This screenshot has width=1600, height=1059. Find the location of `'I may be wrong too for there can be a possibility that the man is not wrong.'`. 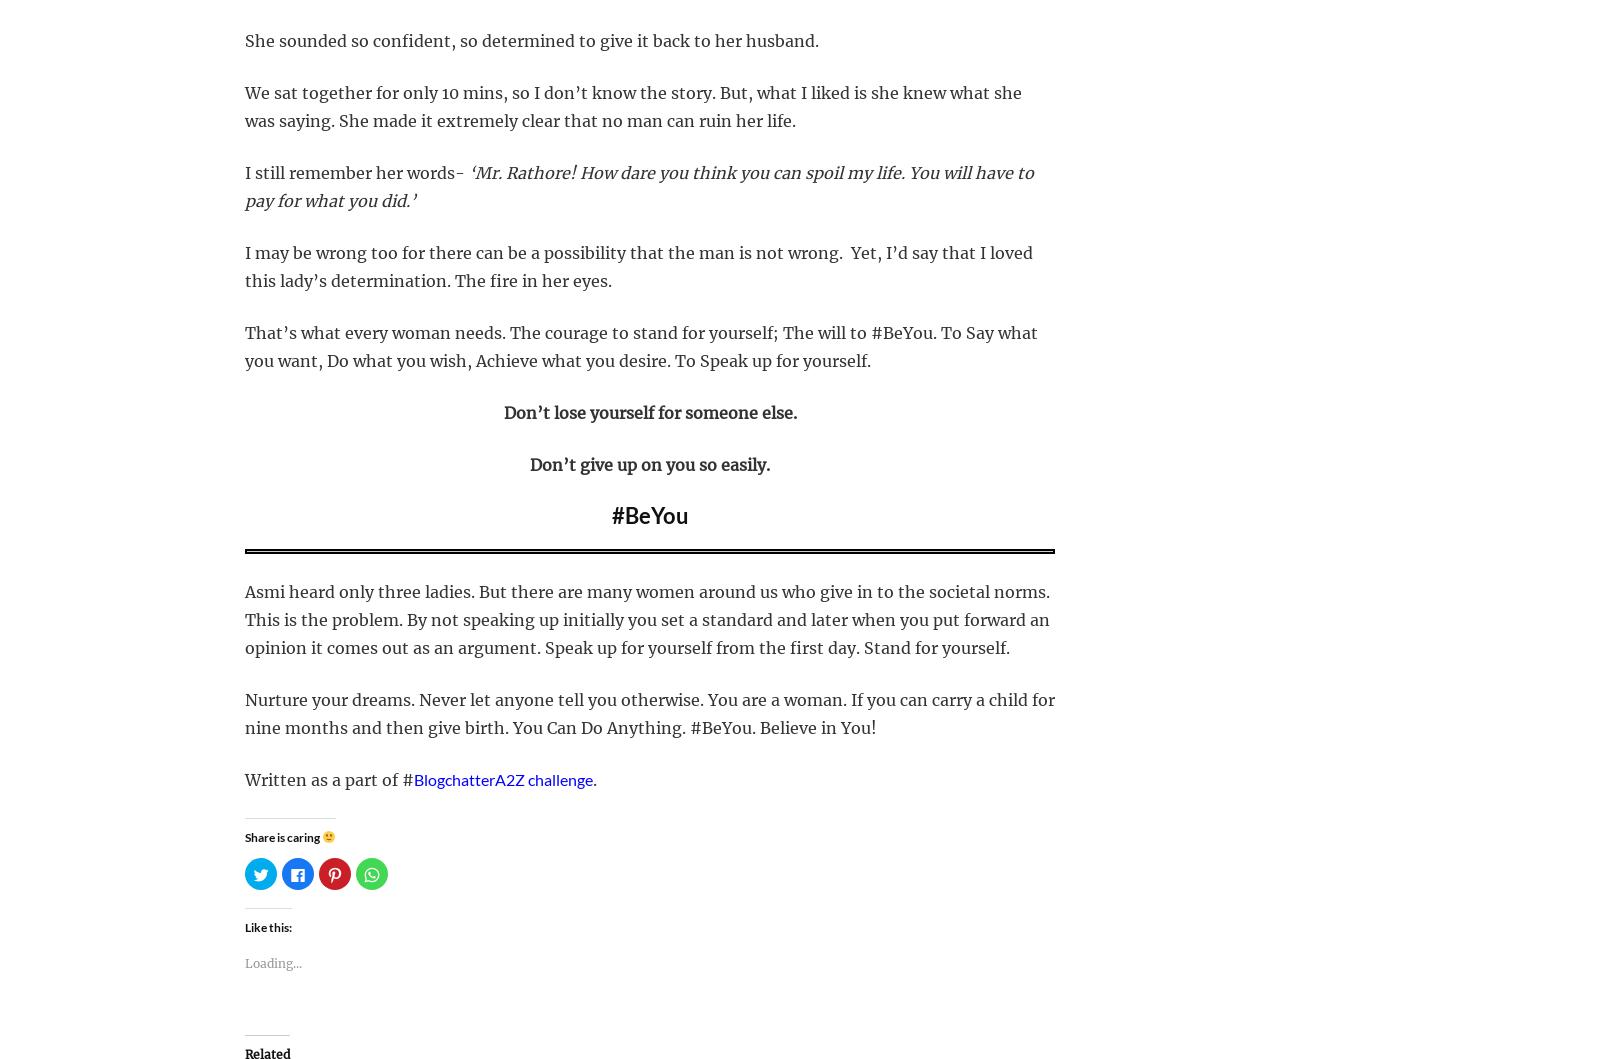

'I may be wrong too for there can be a possibility that the man is not wrong.' is located at coordinates (244, 252).